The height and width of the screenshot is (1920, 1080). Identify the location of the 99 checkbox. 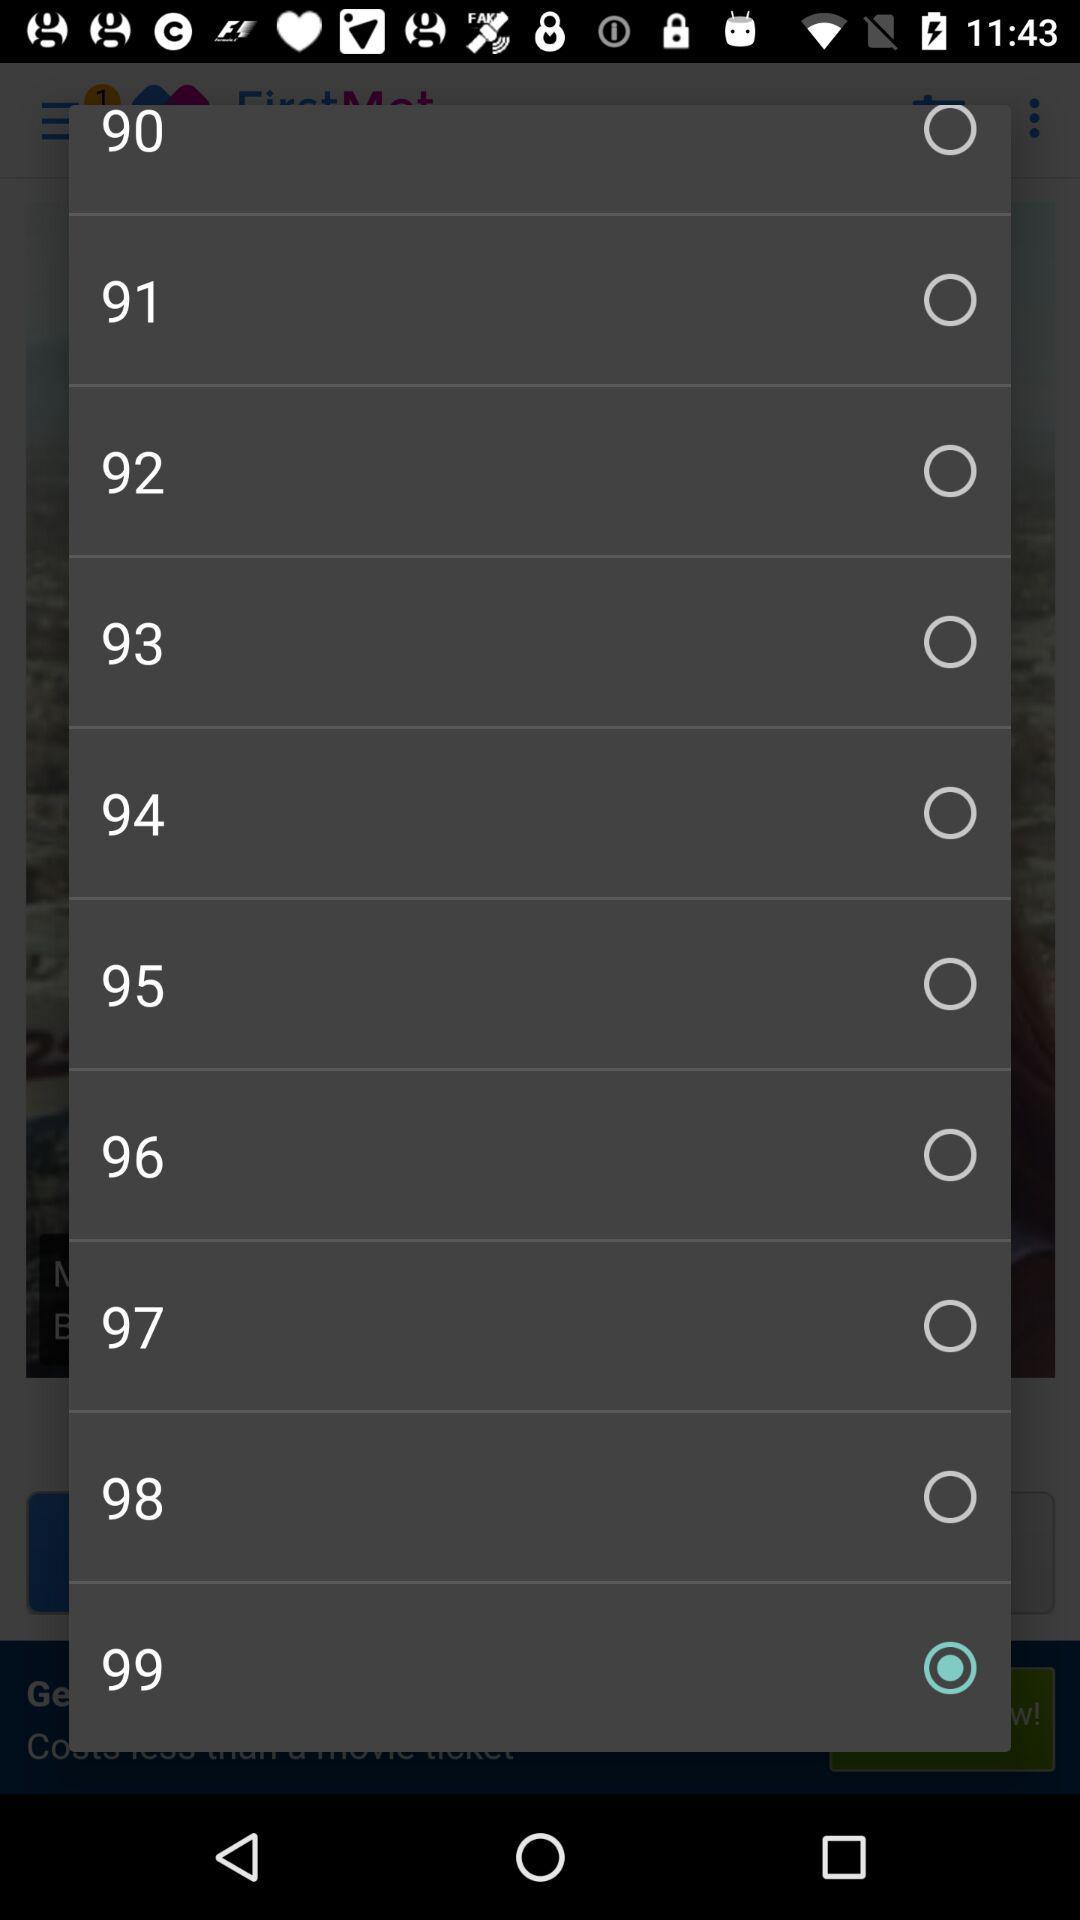
(540, 1668).